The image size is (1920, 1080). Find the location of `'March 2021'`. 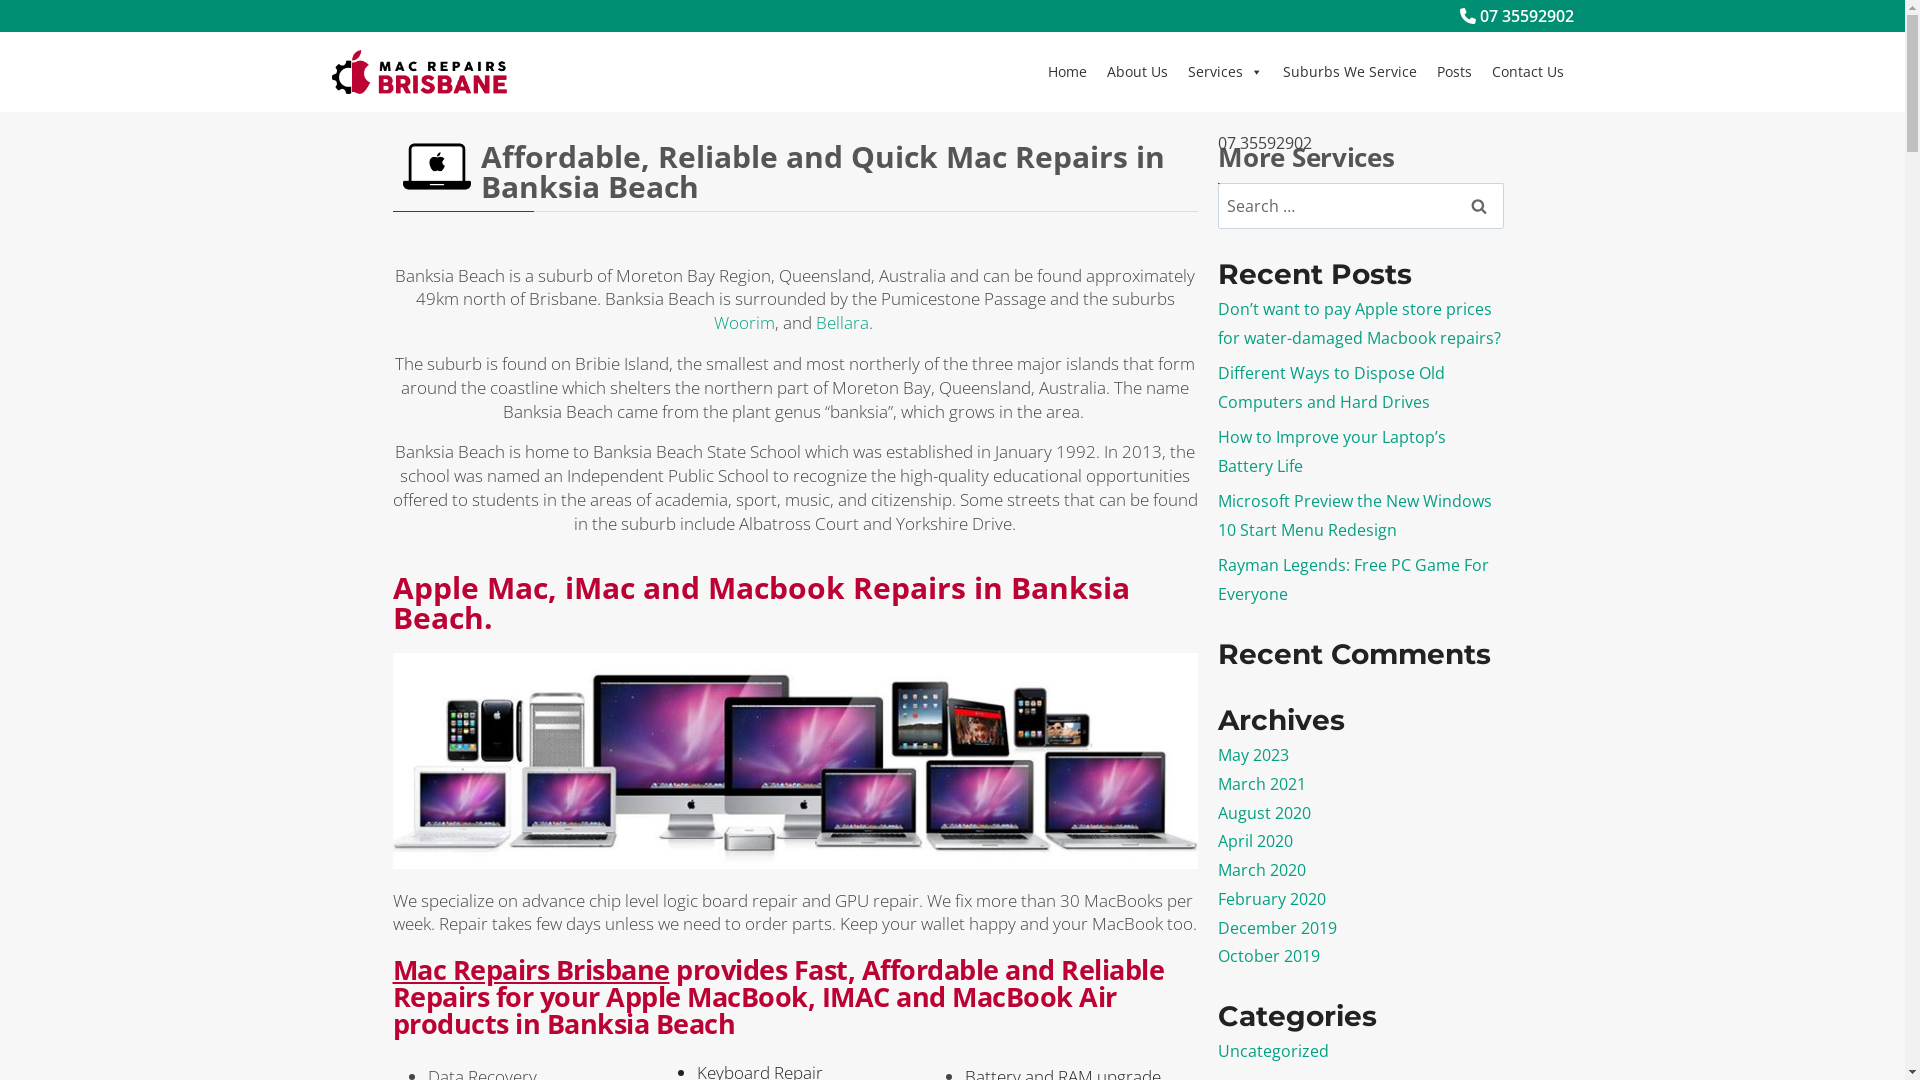

'March 2021' is located at coordinates (1261, 782).